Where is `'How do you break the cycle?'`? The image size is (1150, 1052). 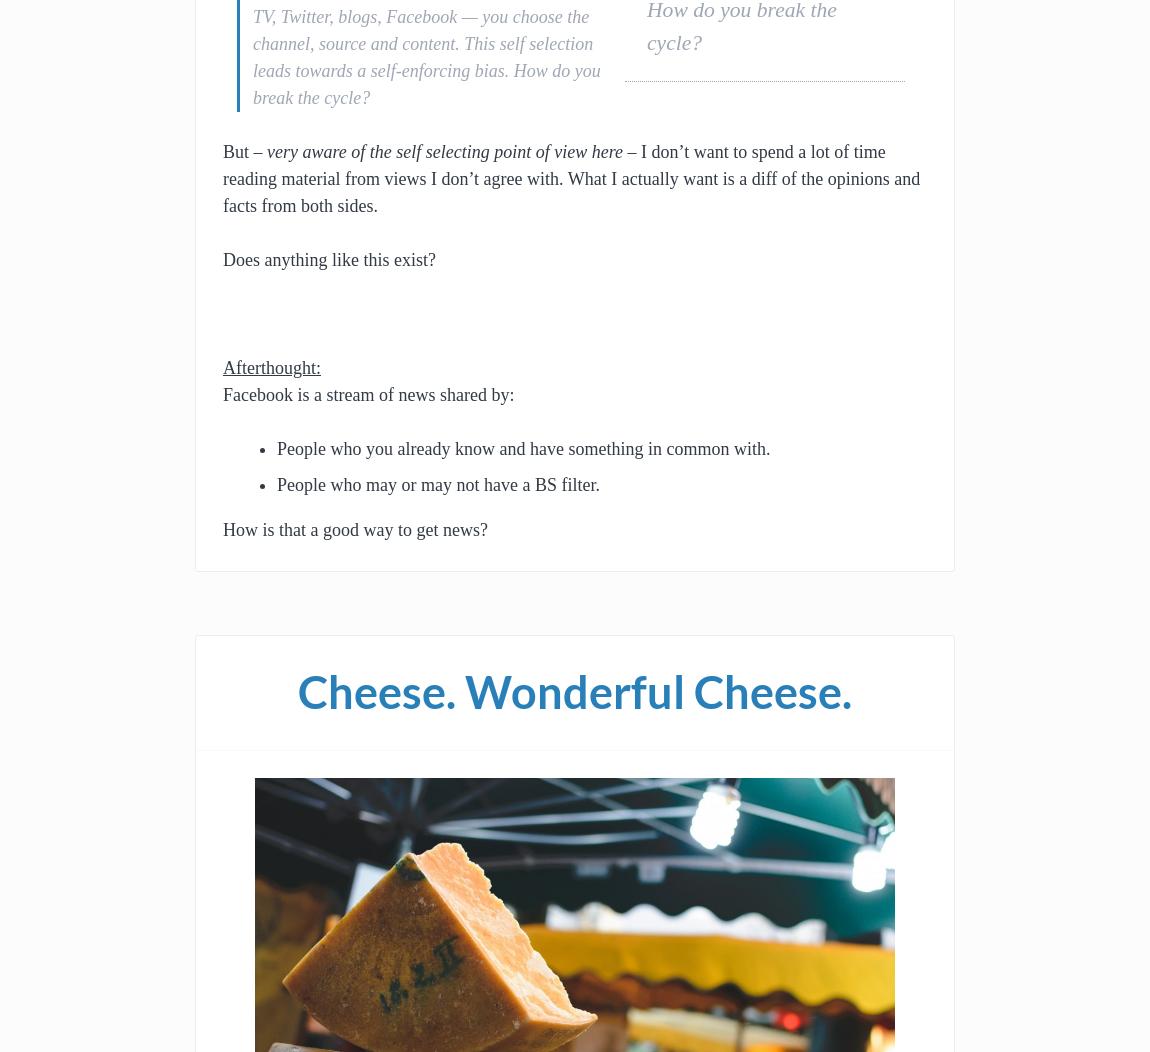
'How do you break the cycle?' is located at coordinates (426, 83).